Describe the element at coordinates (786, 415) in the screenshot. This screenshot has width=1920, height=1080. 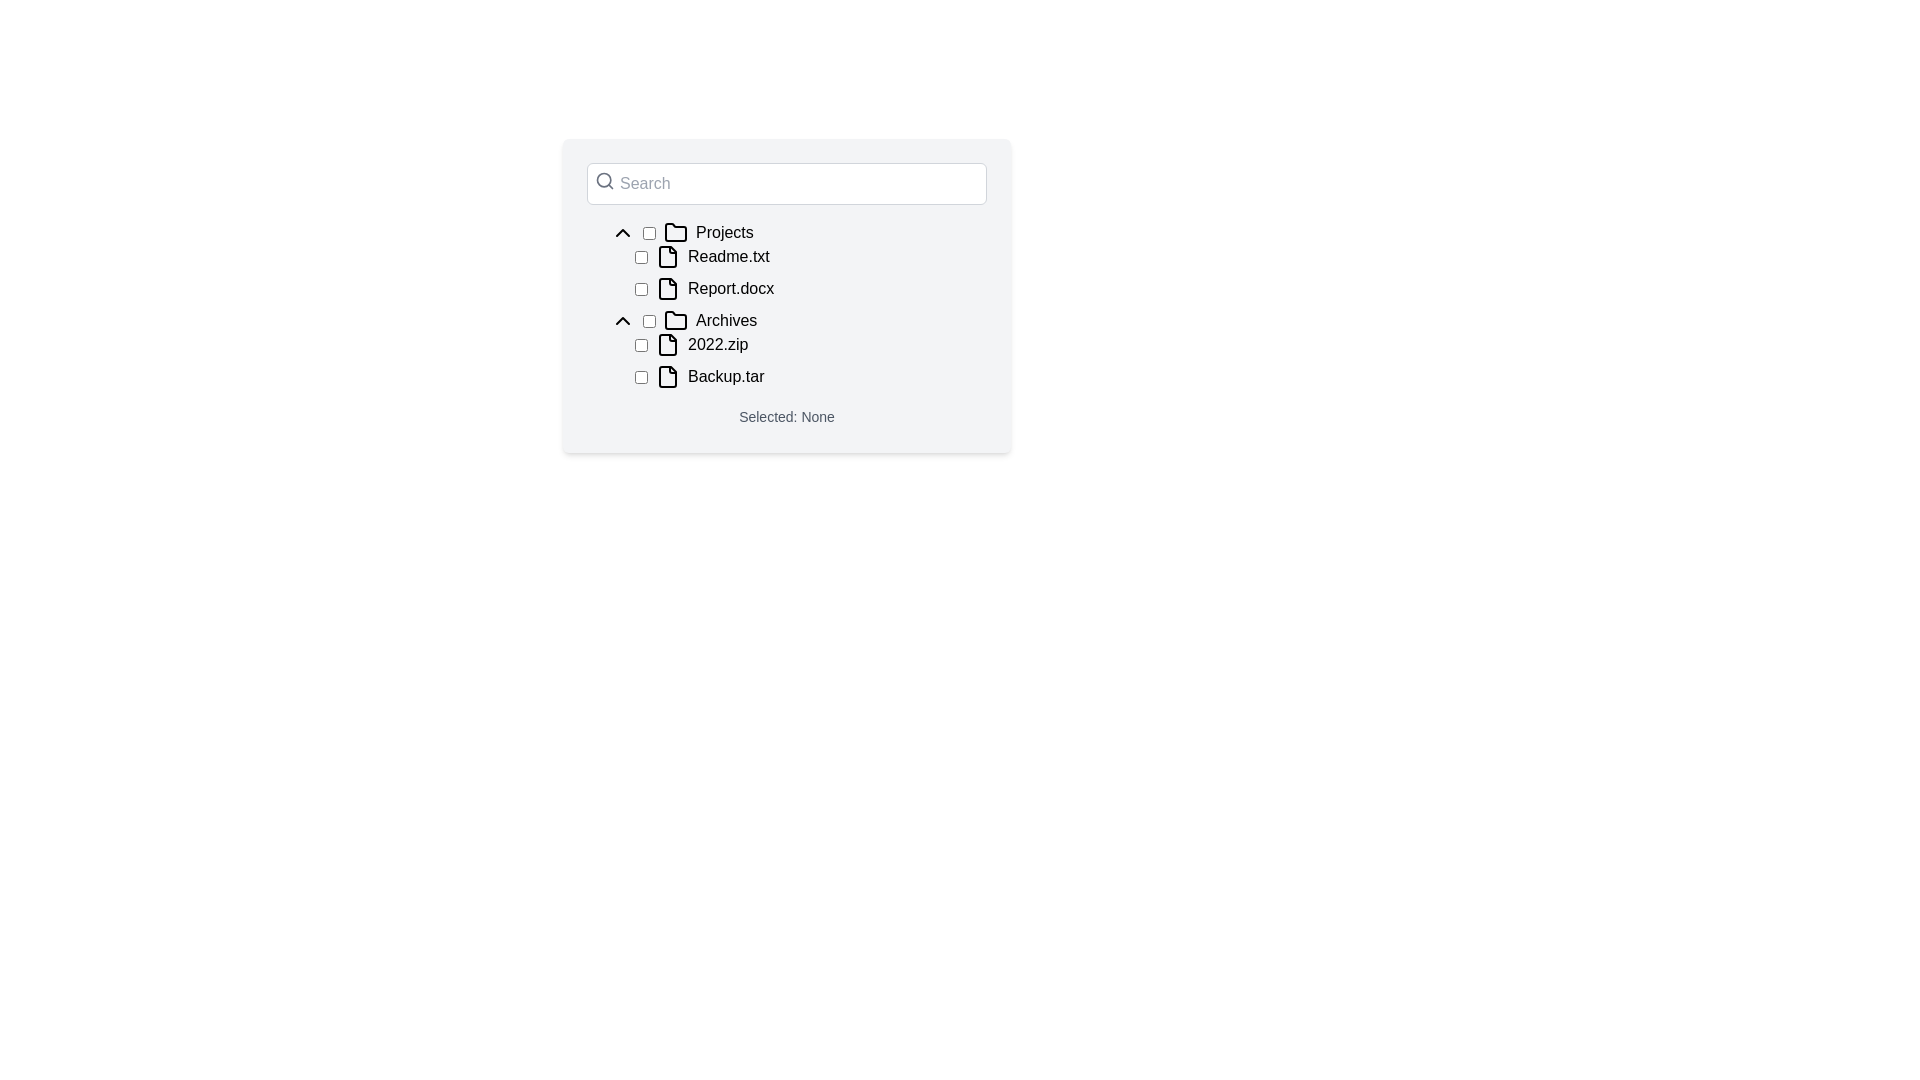
I see `the text label displaying 'Selected: None', which is styled in gray and located at the bottom center of the view beneath the file explorer interface` at that location.